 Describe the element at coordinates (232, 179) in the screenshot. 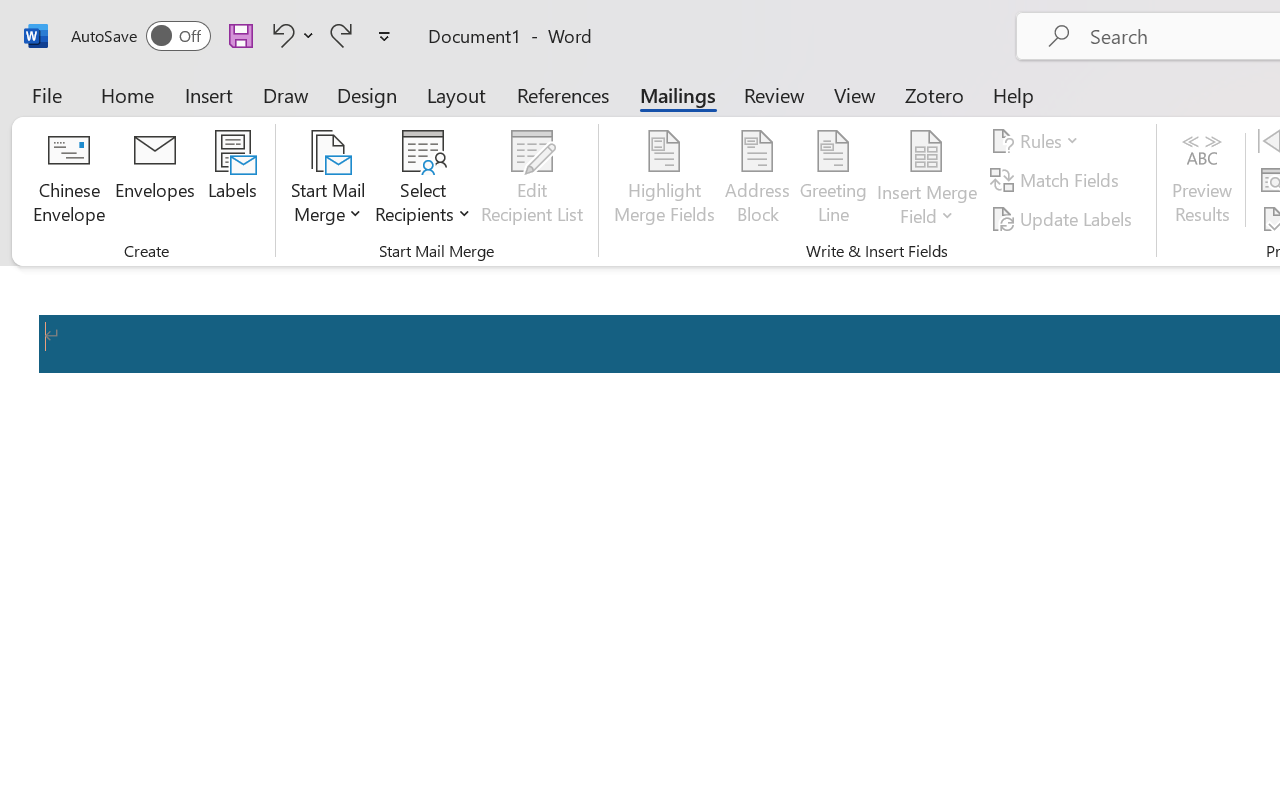

I see `'Labels...'` at that location.